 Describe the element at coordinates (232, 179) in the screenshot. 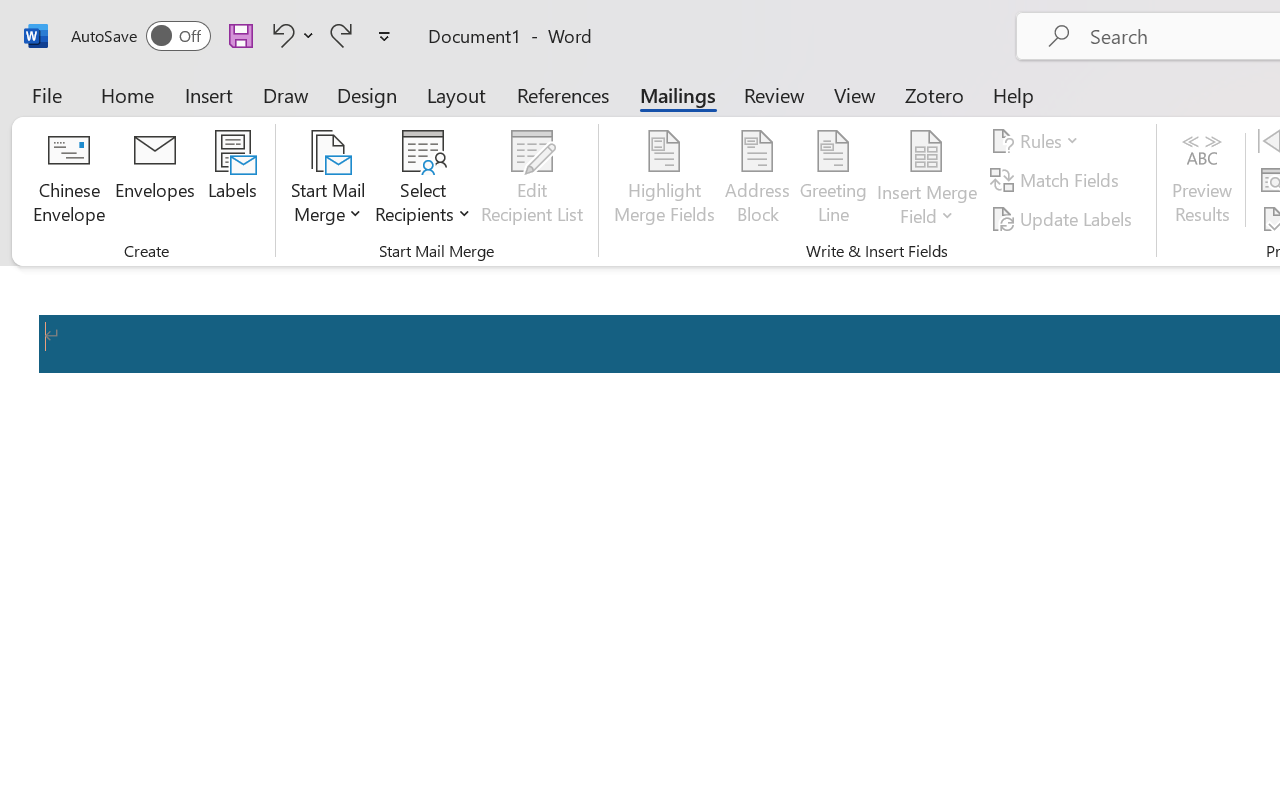

I see `'Labels...'` at that location.